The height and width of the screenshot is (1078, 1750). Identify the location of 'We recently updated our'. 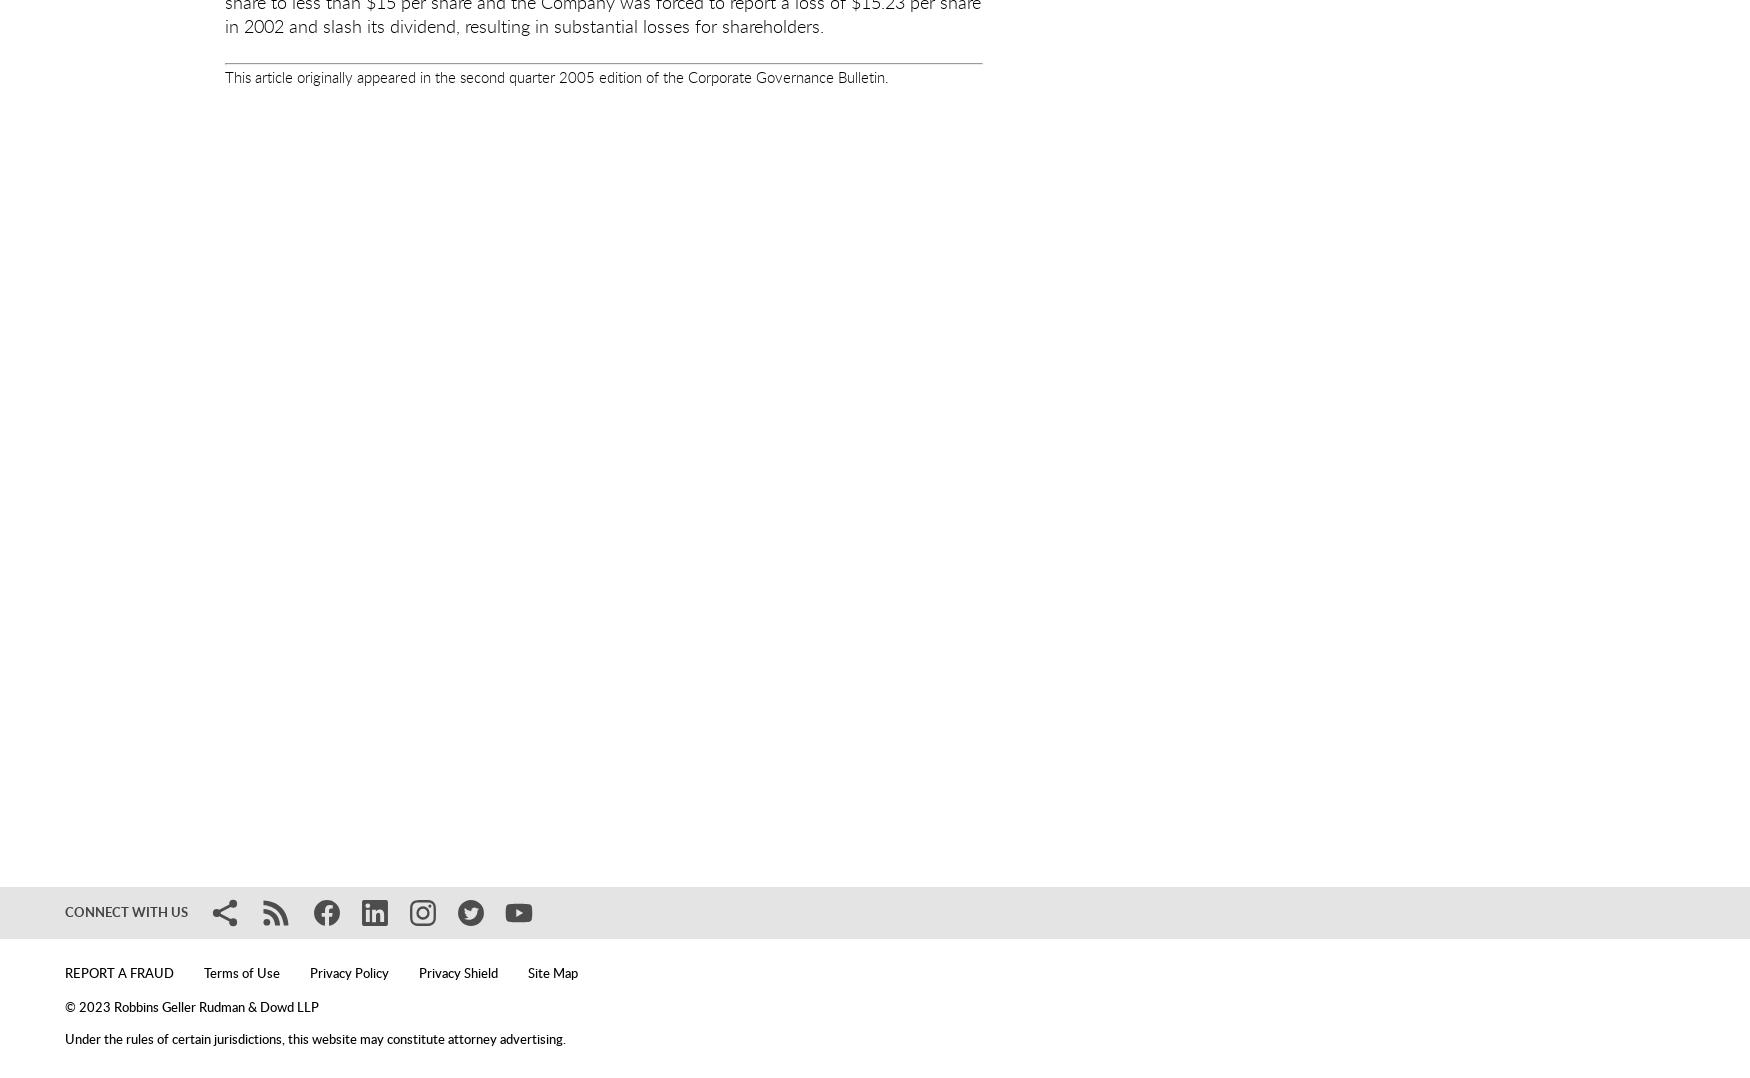
(499, 748).